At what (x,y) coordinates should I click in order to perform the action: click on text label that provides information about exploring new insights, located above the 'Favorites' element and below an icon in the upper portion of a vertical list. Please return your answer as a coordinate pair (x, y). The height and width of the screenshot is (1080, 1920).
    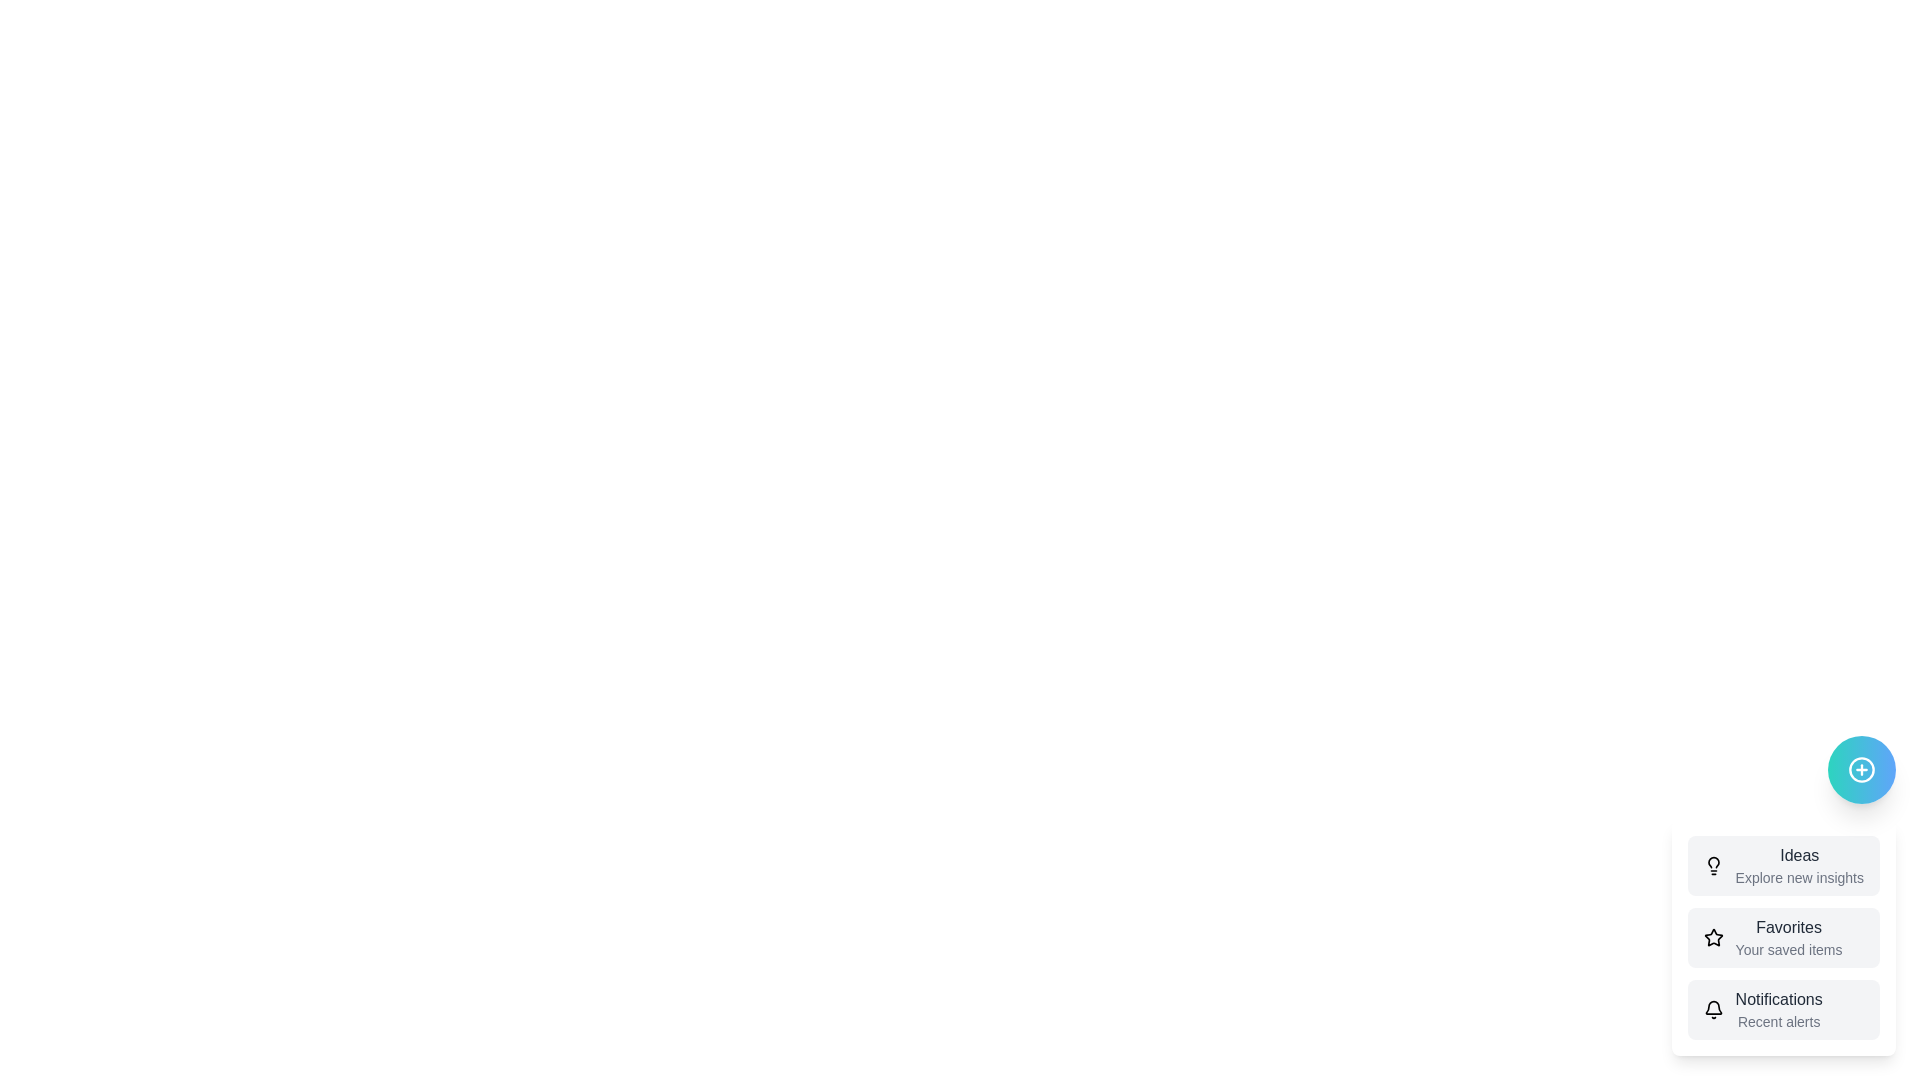
    Looking at the image, I should click on (1799, 865).